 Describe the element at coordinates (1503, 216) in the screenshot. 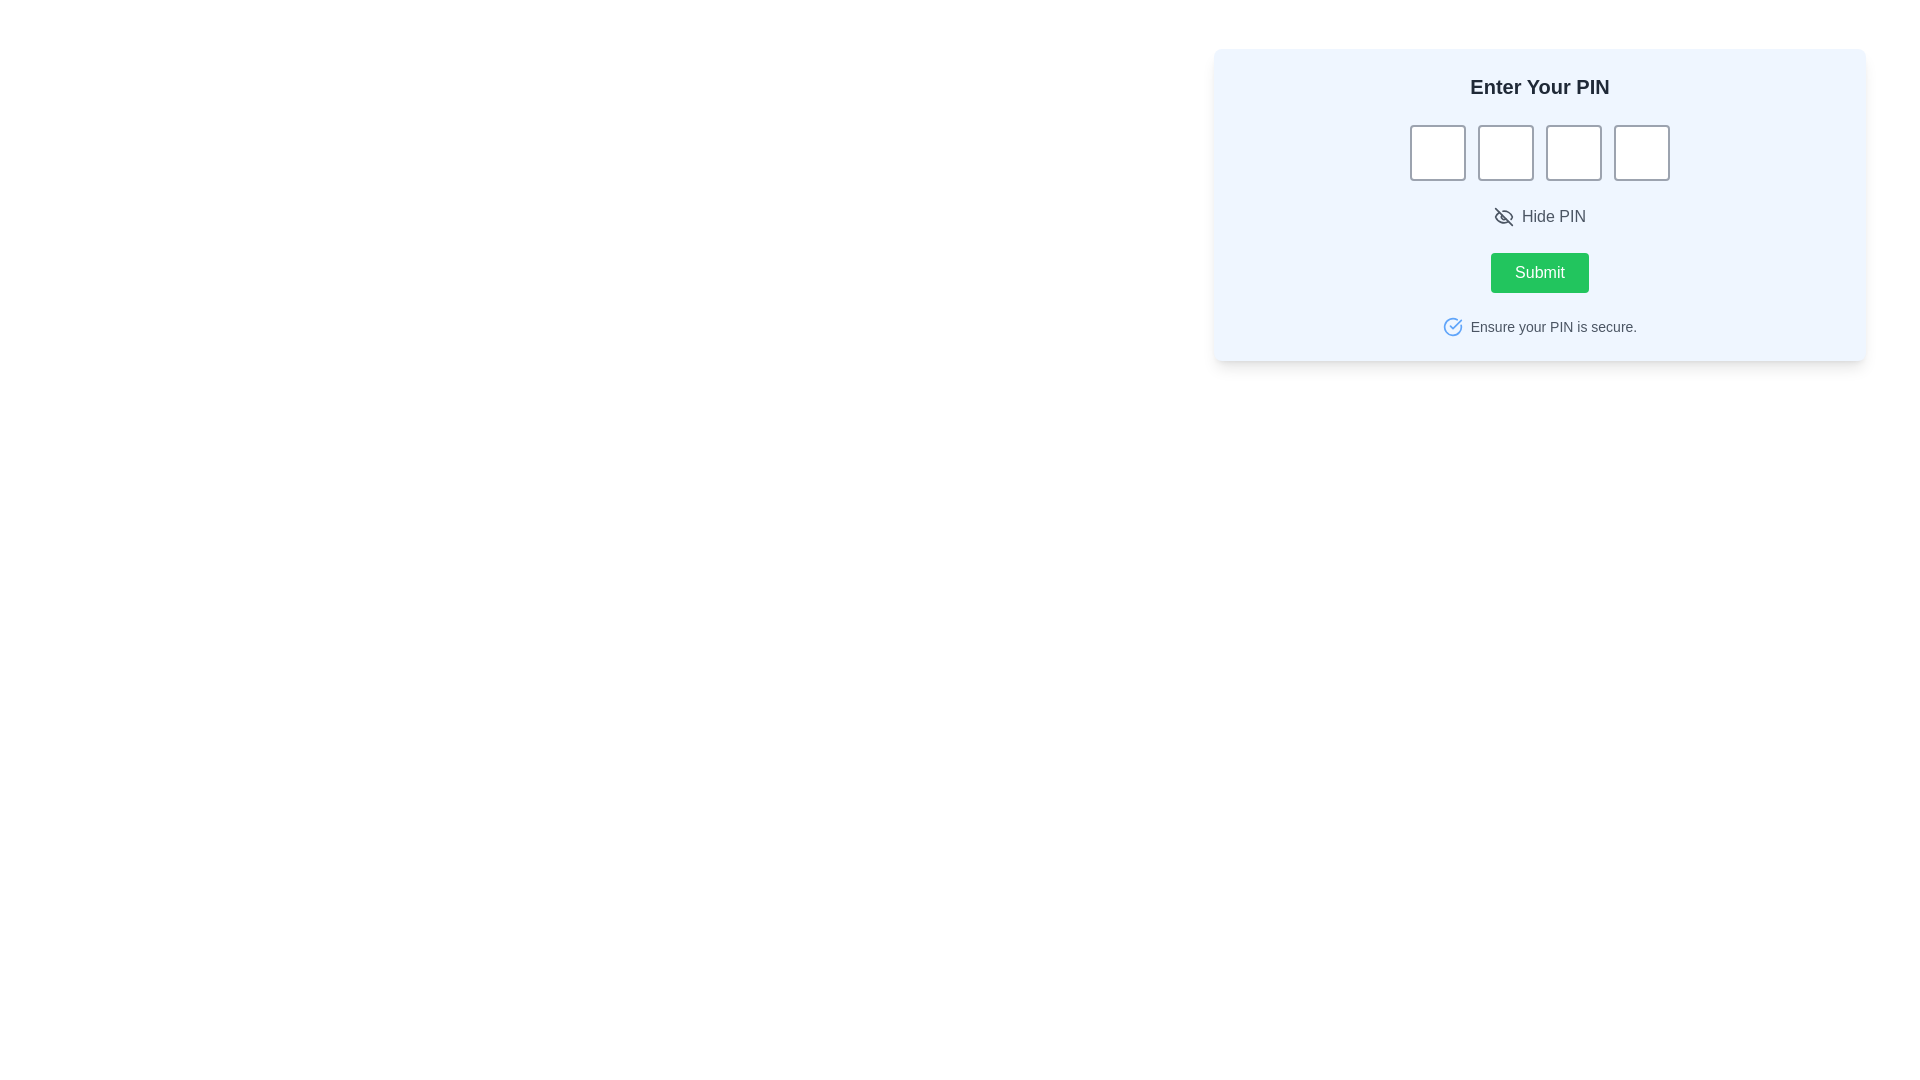

I see `the visibility toggle icon located to the left of the text 'Hide PIN'` at that location.